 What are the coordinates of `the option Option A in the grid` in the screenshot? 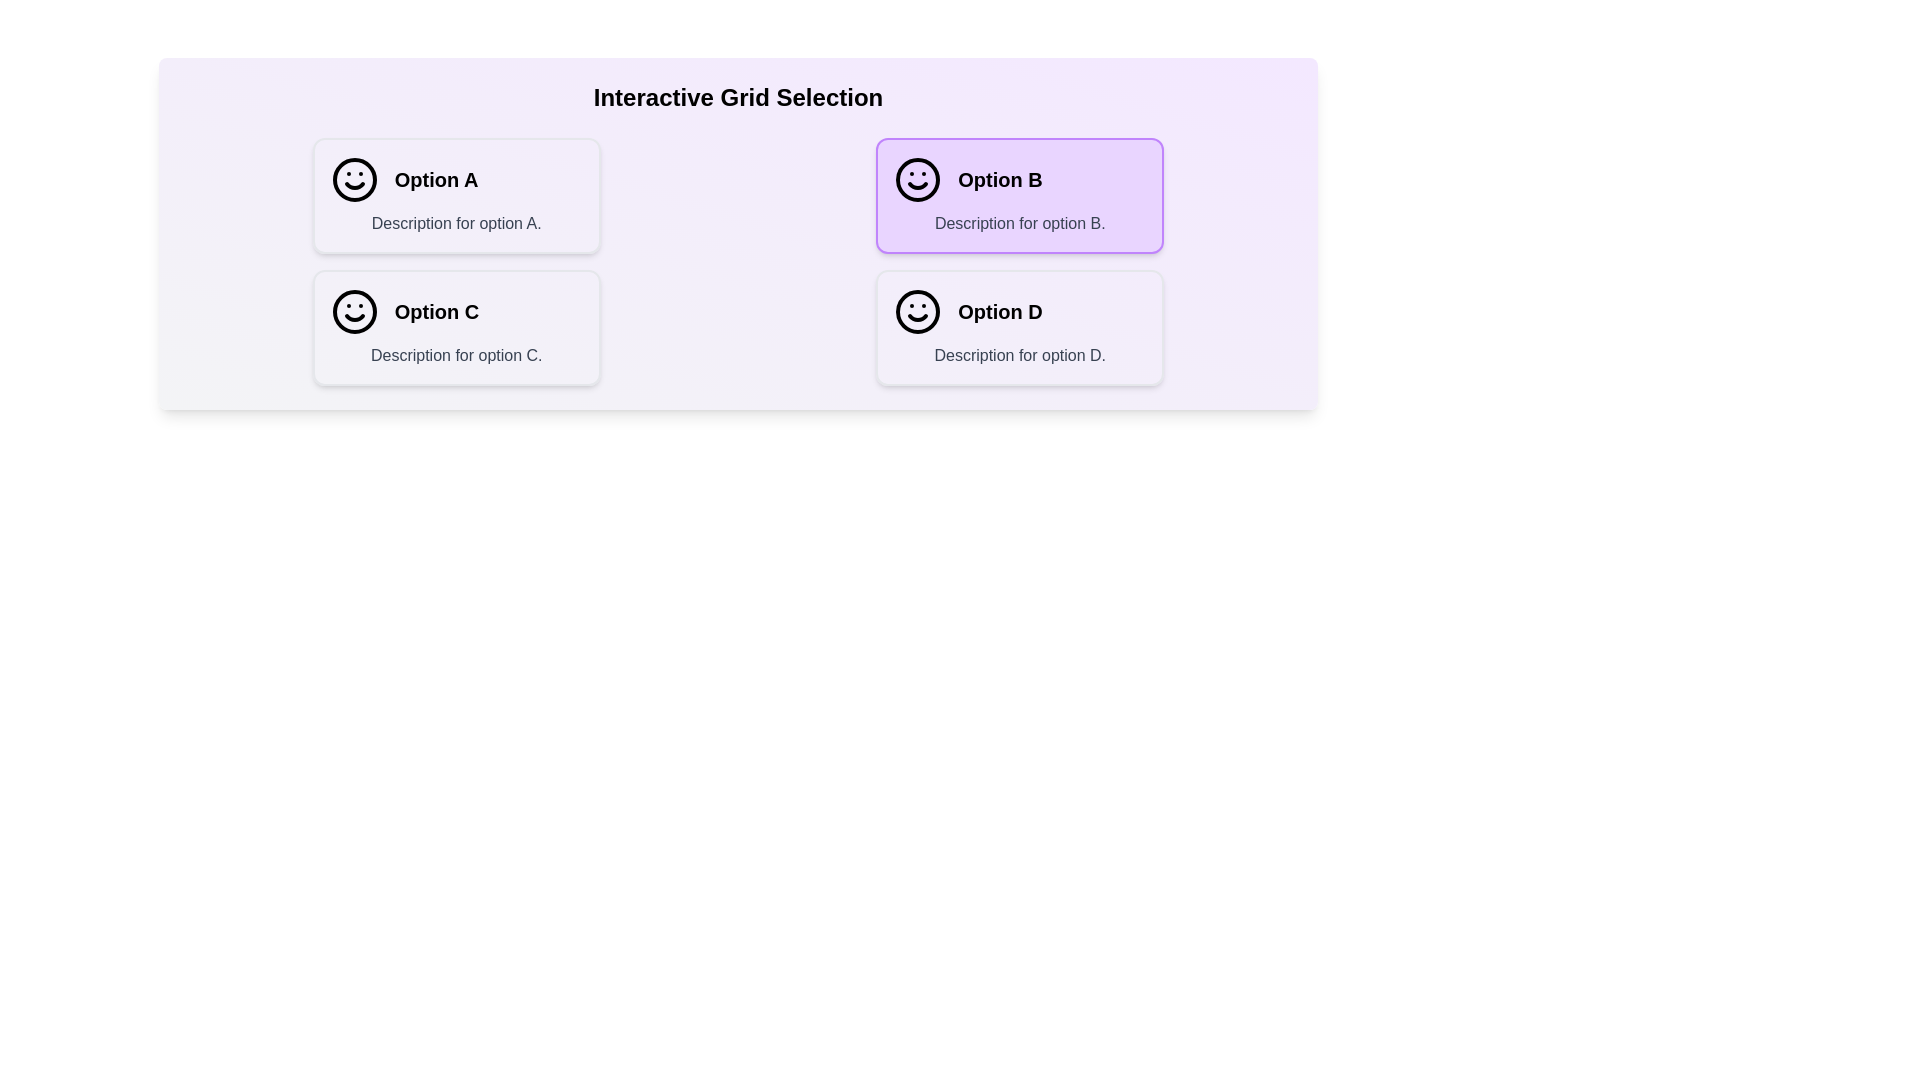 It's located at (455, 196).